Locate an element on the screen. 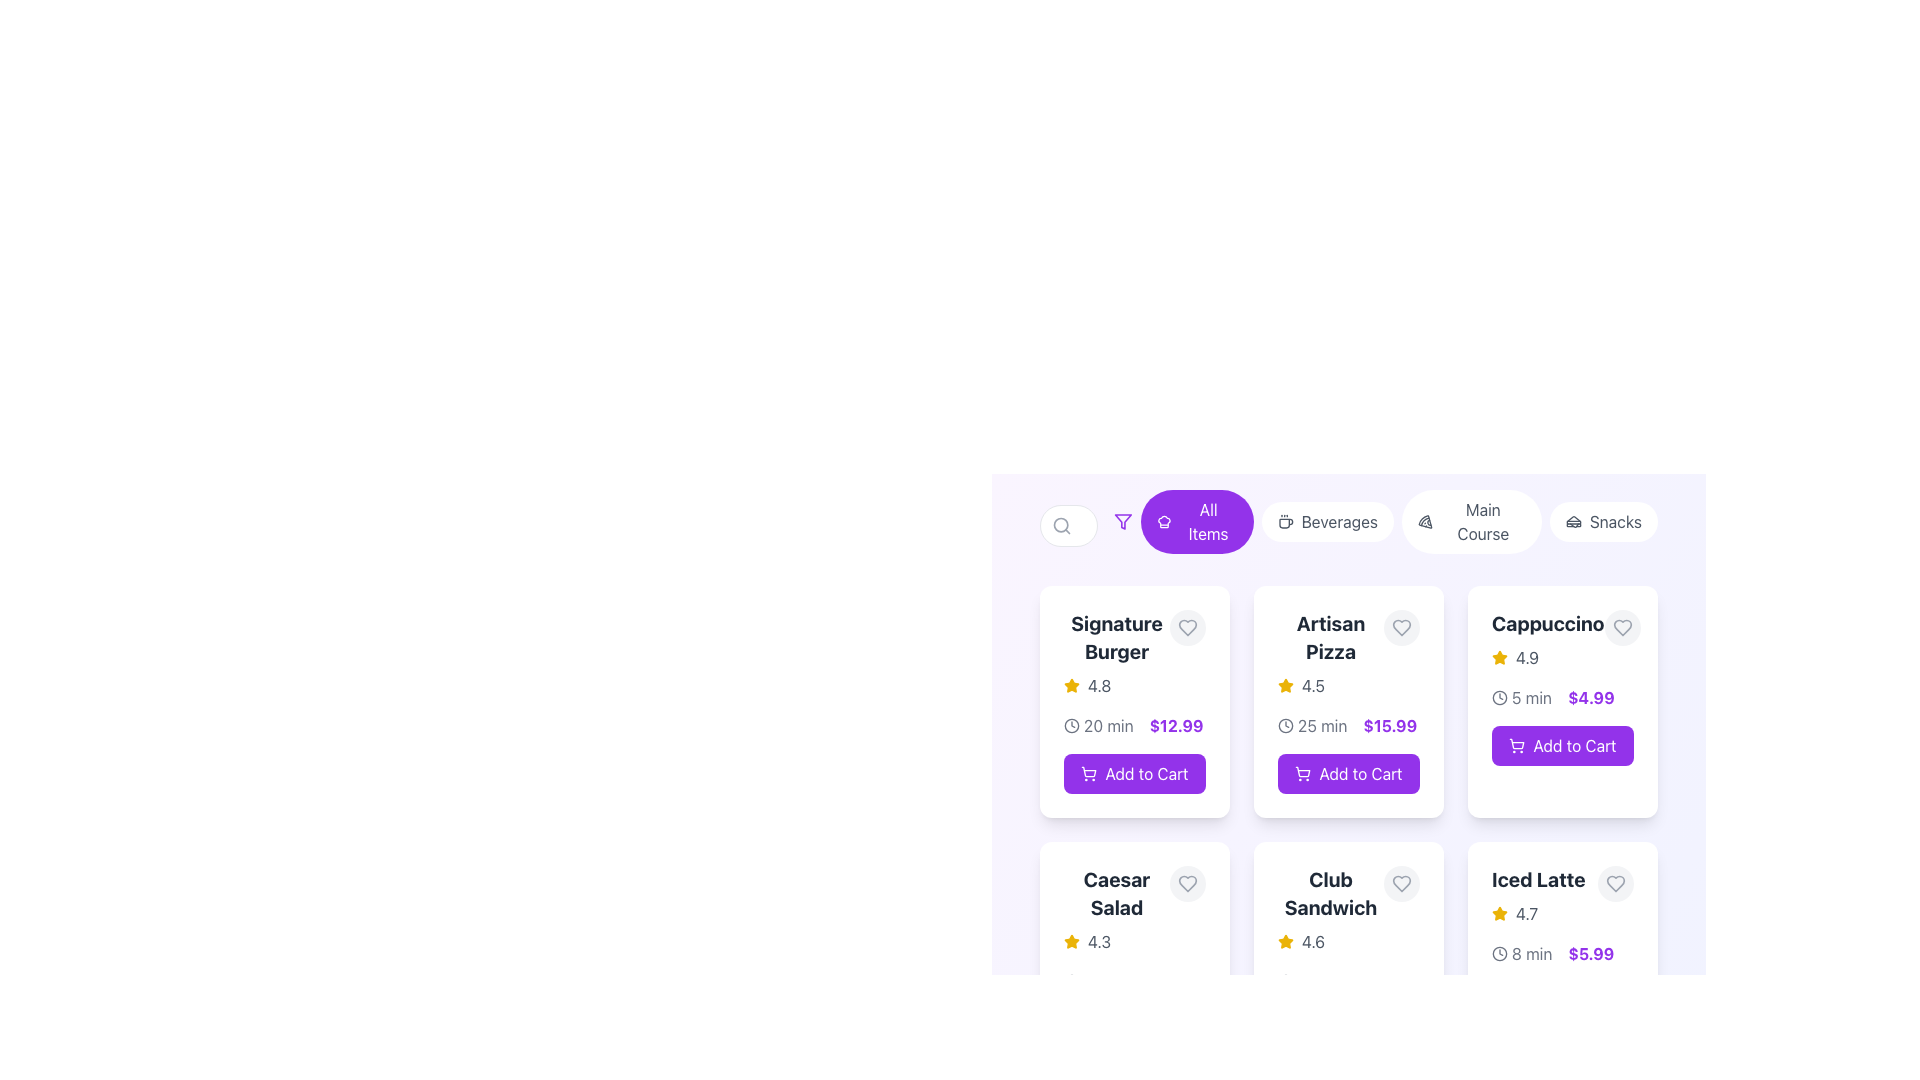  the circular SVG element that is part of the clock icon located at the top of the interface in the toolbar area is located at coordinates (1499, 697).